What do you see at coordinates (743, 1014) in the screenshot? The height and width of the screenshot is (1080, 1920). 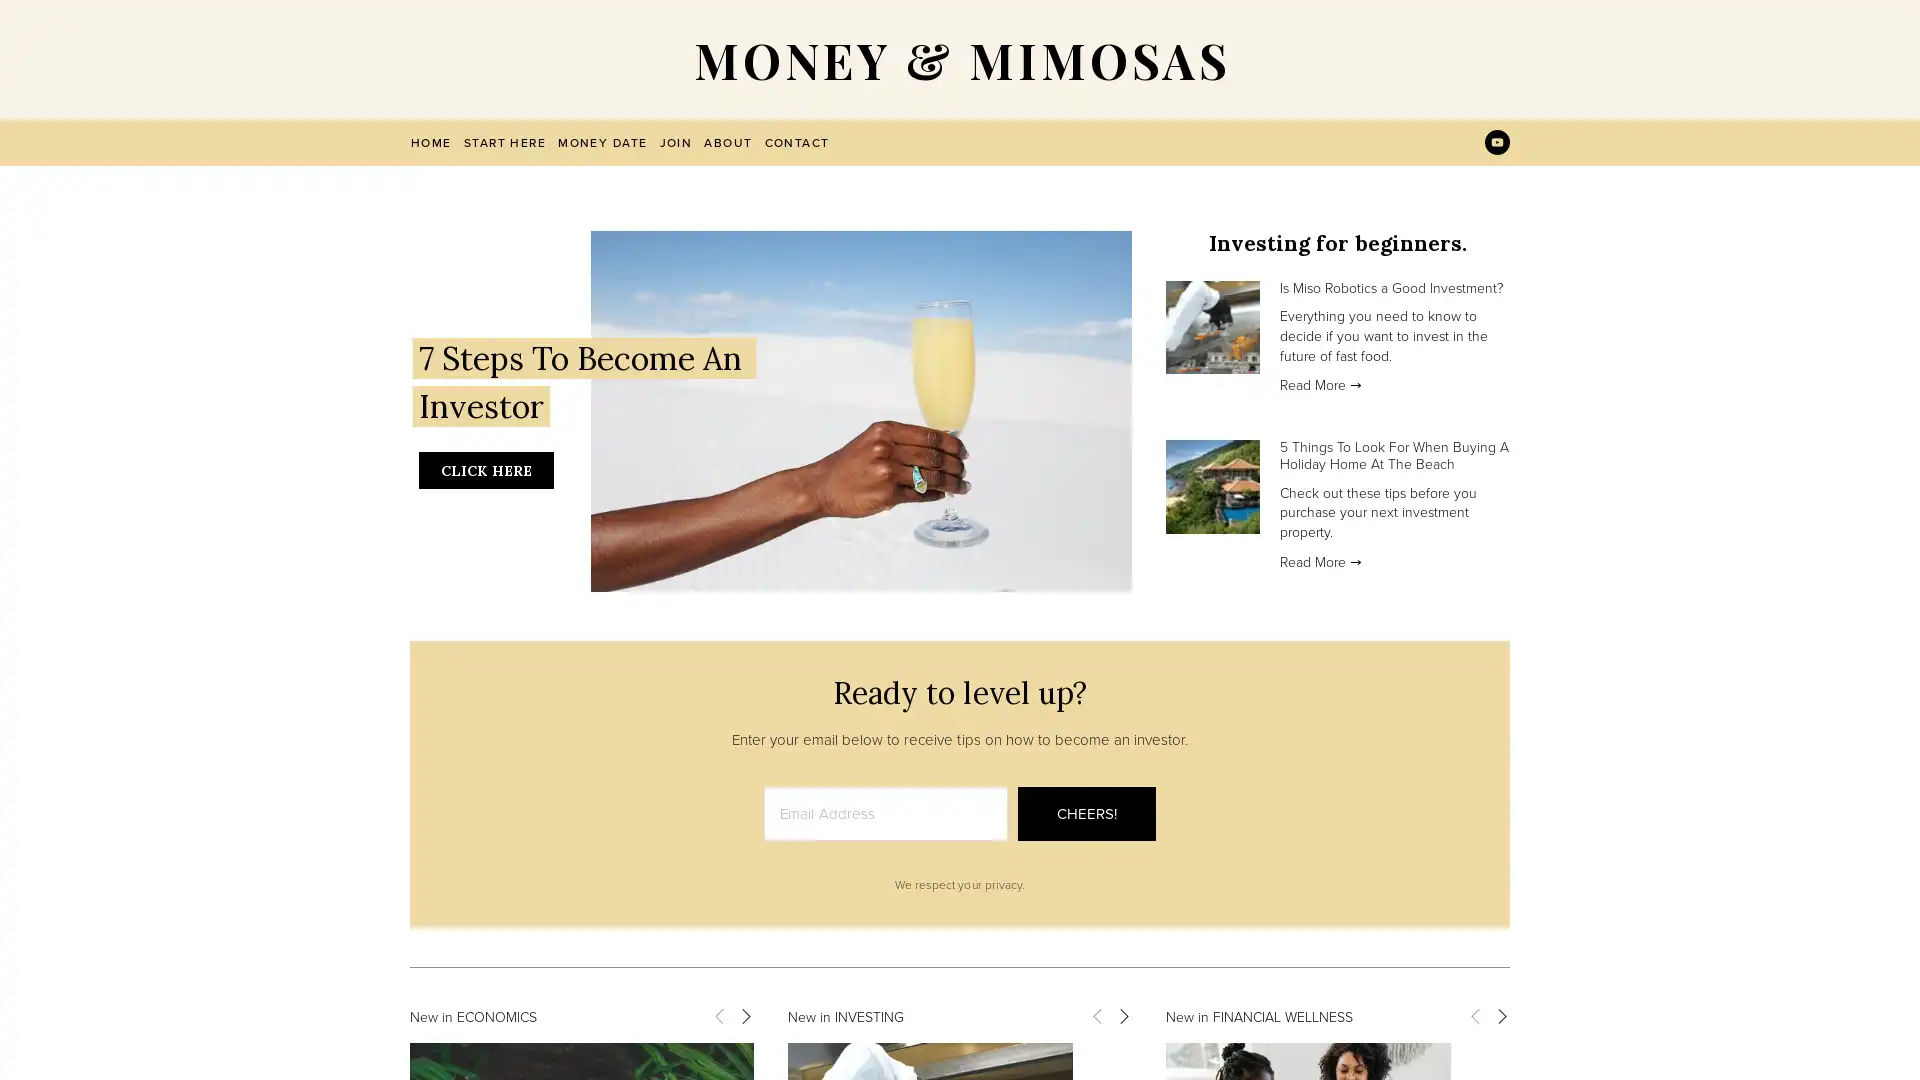 I see `Next` at bounding box center [743, 1014].